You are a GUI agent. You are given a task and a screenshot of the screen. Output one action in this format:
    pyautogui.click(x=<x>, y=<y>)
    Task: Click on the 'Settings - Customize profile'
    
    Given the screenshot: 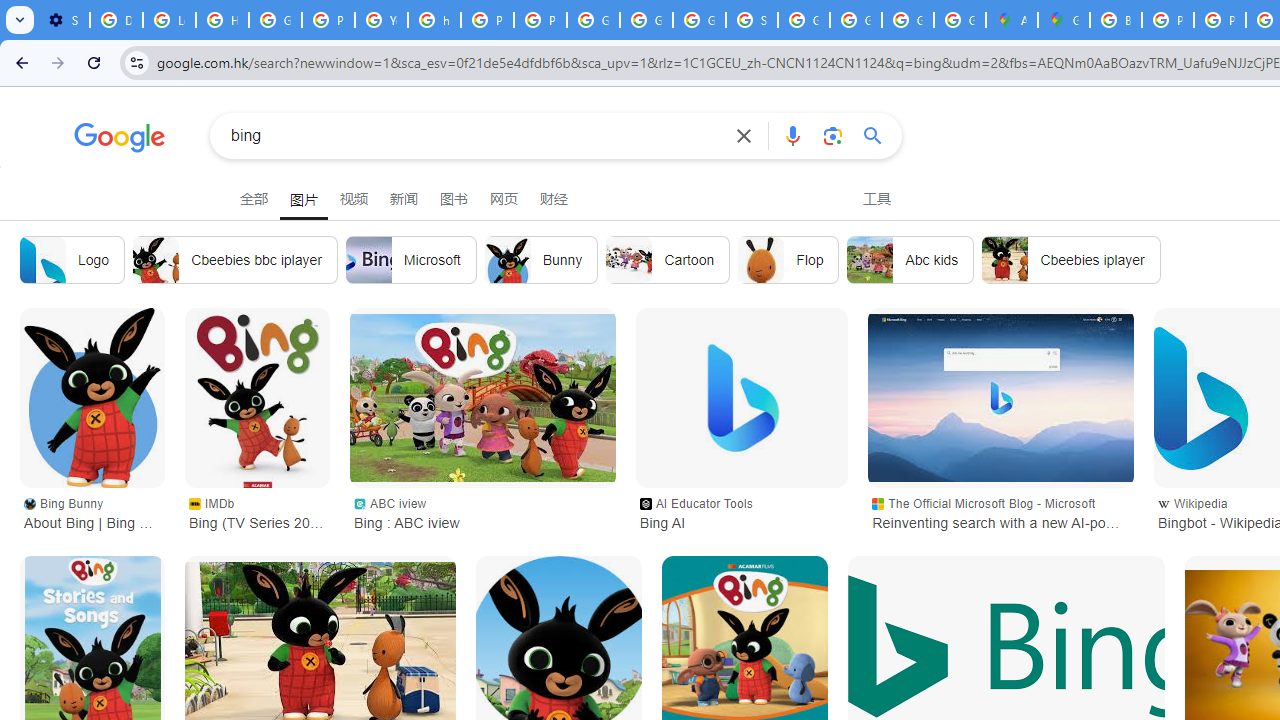 What is the action you would take?
    pyautogui.click(x=63, y=20)
    